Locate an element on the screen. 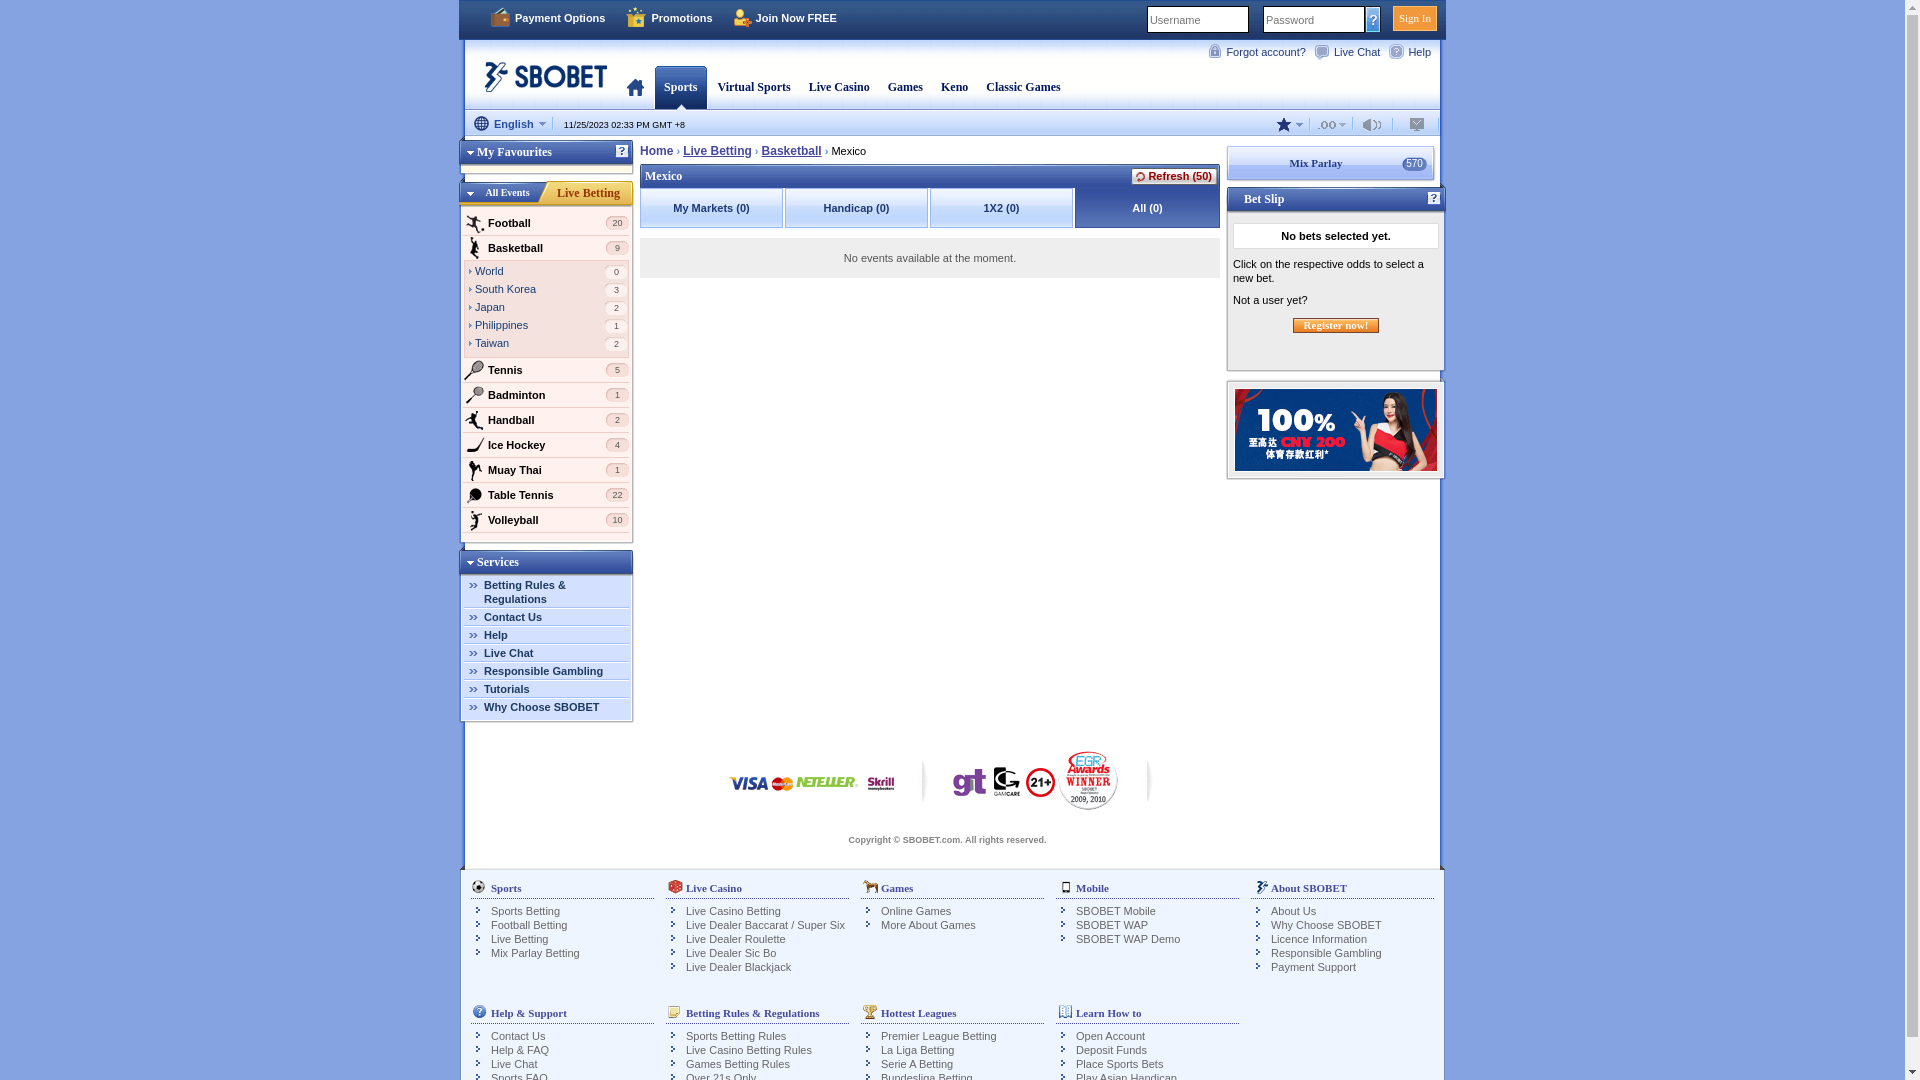 The width and height of the screenshot is (1920, 1080). 'Unavailable option' is located at coordinates (1332, 124).